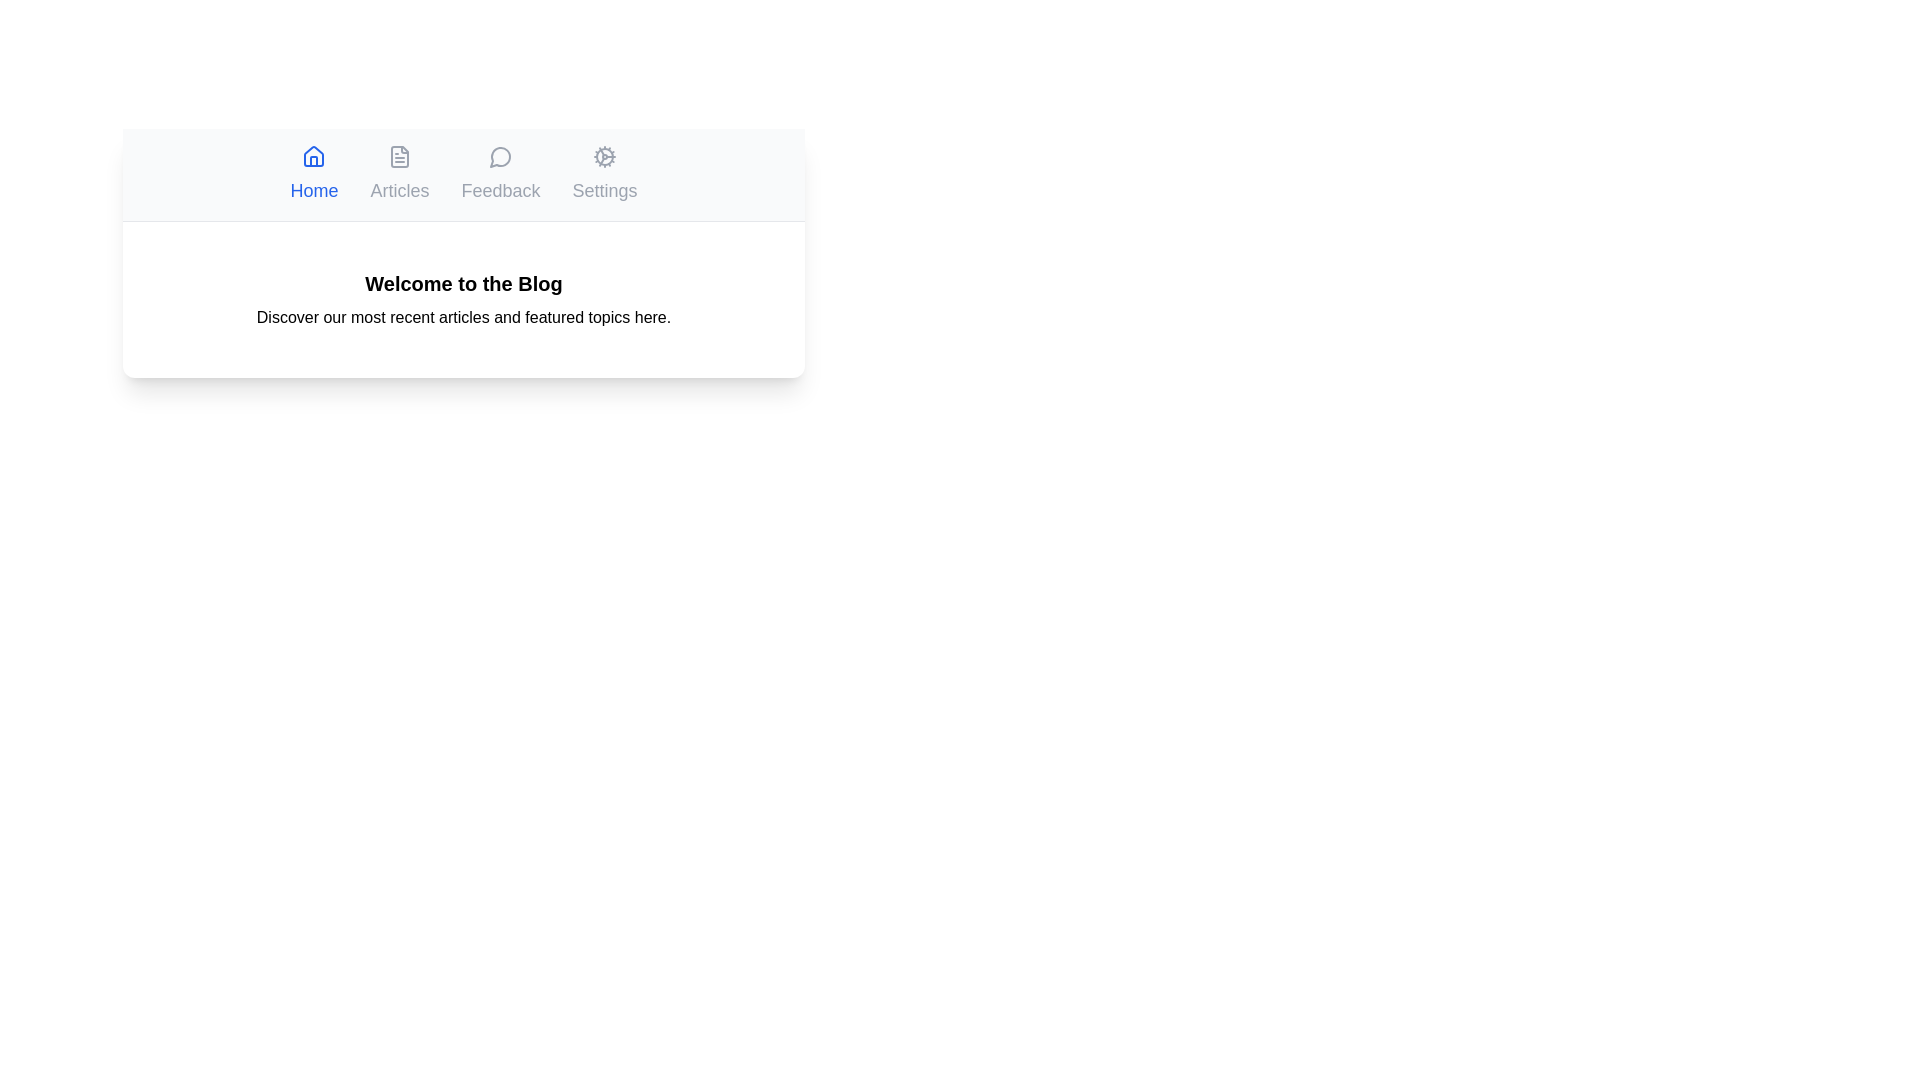 The width and height of the screenshot is (1920, 1080). I want to click on the tab labeled Home to observe its hover effect, so click(313, 173).